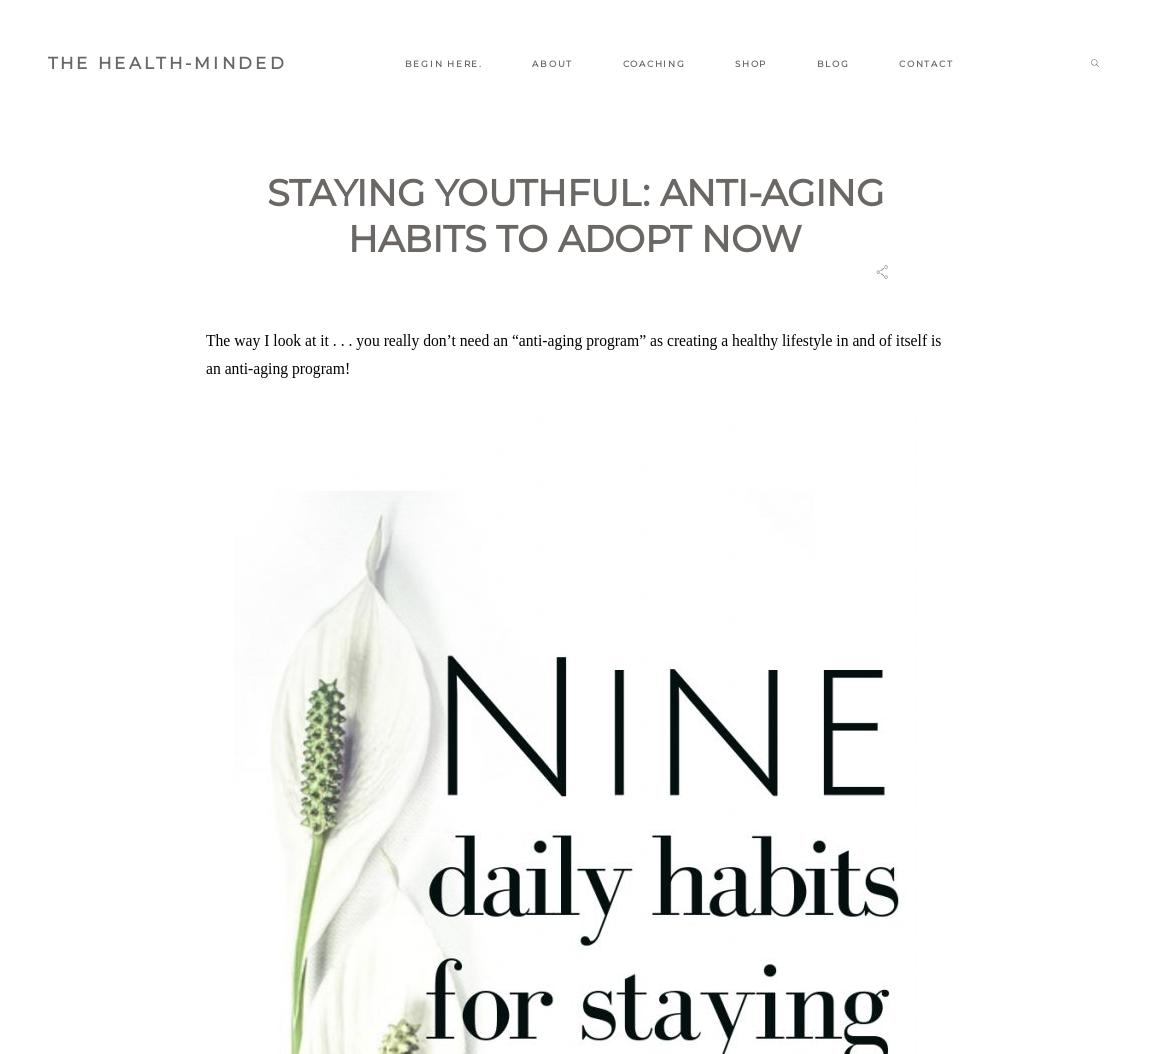 This screenshot has width=1150, height=1054. What do you see at coordinates (925, 62) in the screenshot?
I see `'CONTACT'` at bounding box center [925, 62].